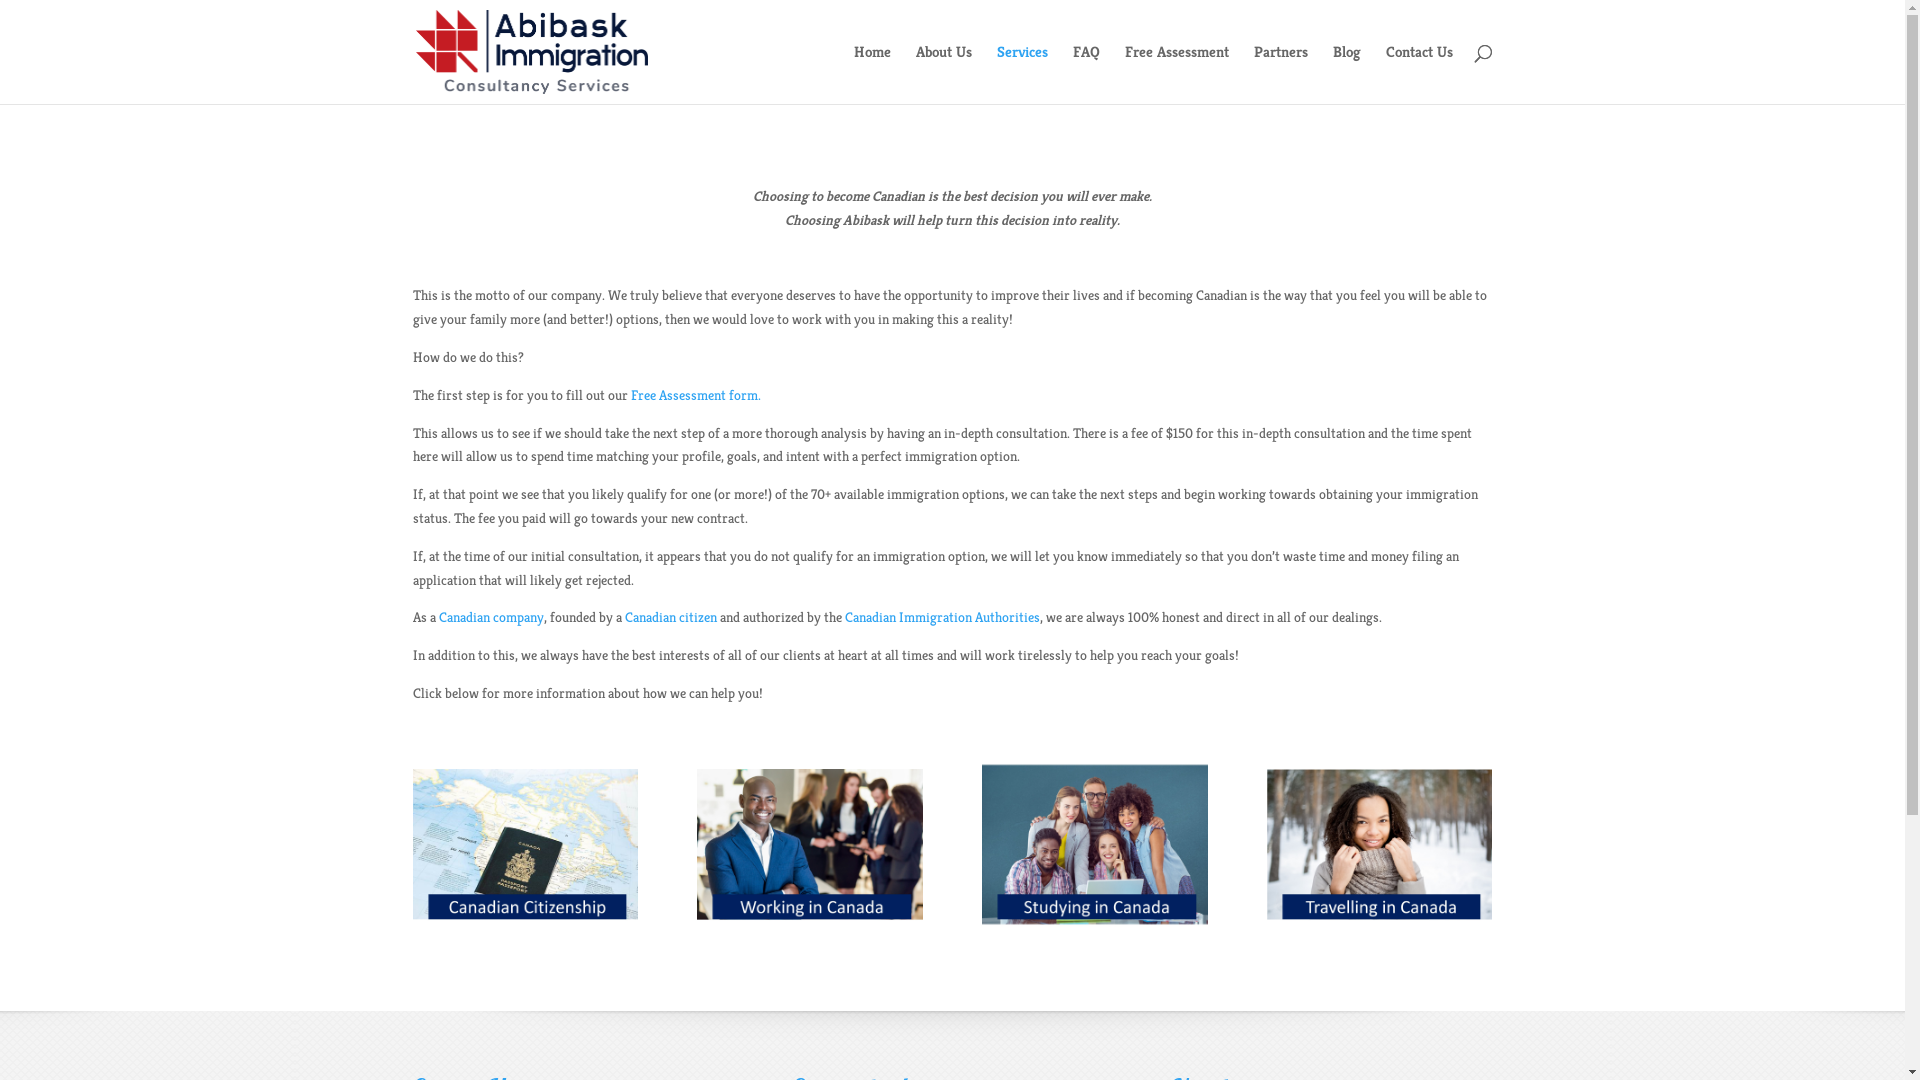 The height and width of the screenshot is (1080, 1920). I want to click on 'FAQ', so click(1070, 73).